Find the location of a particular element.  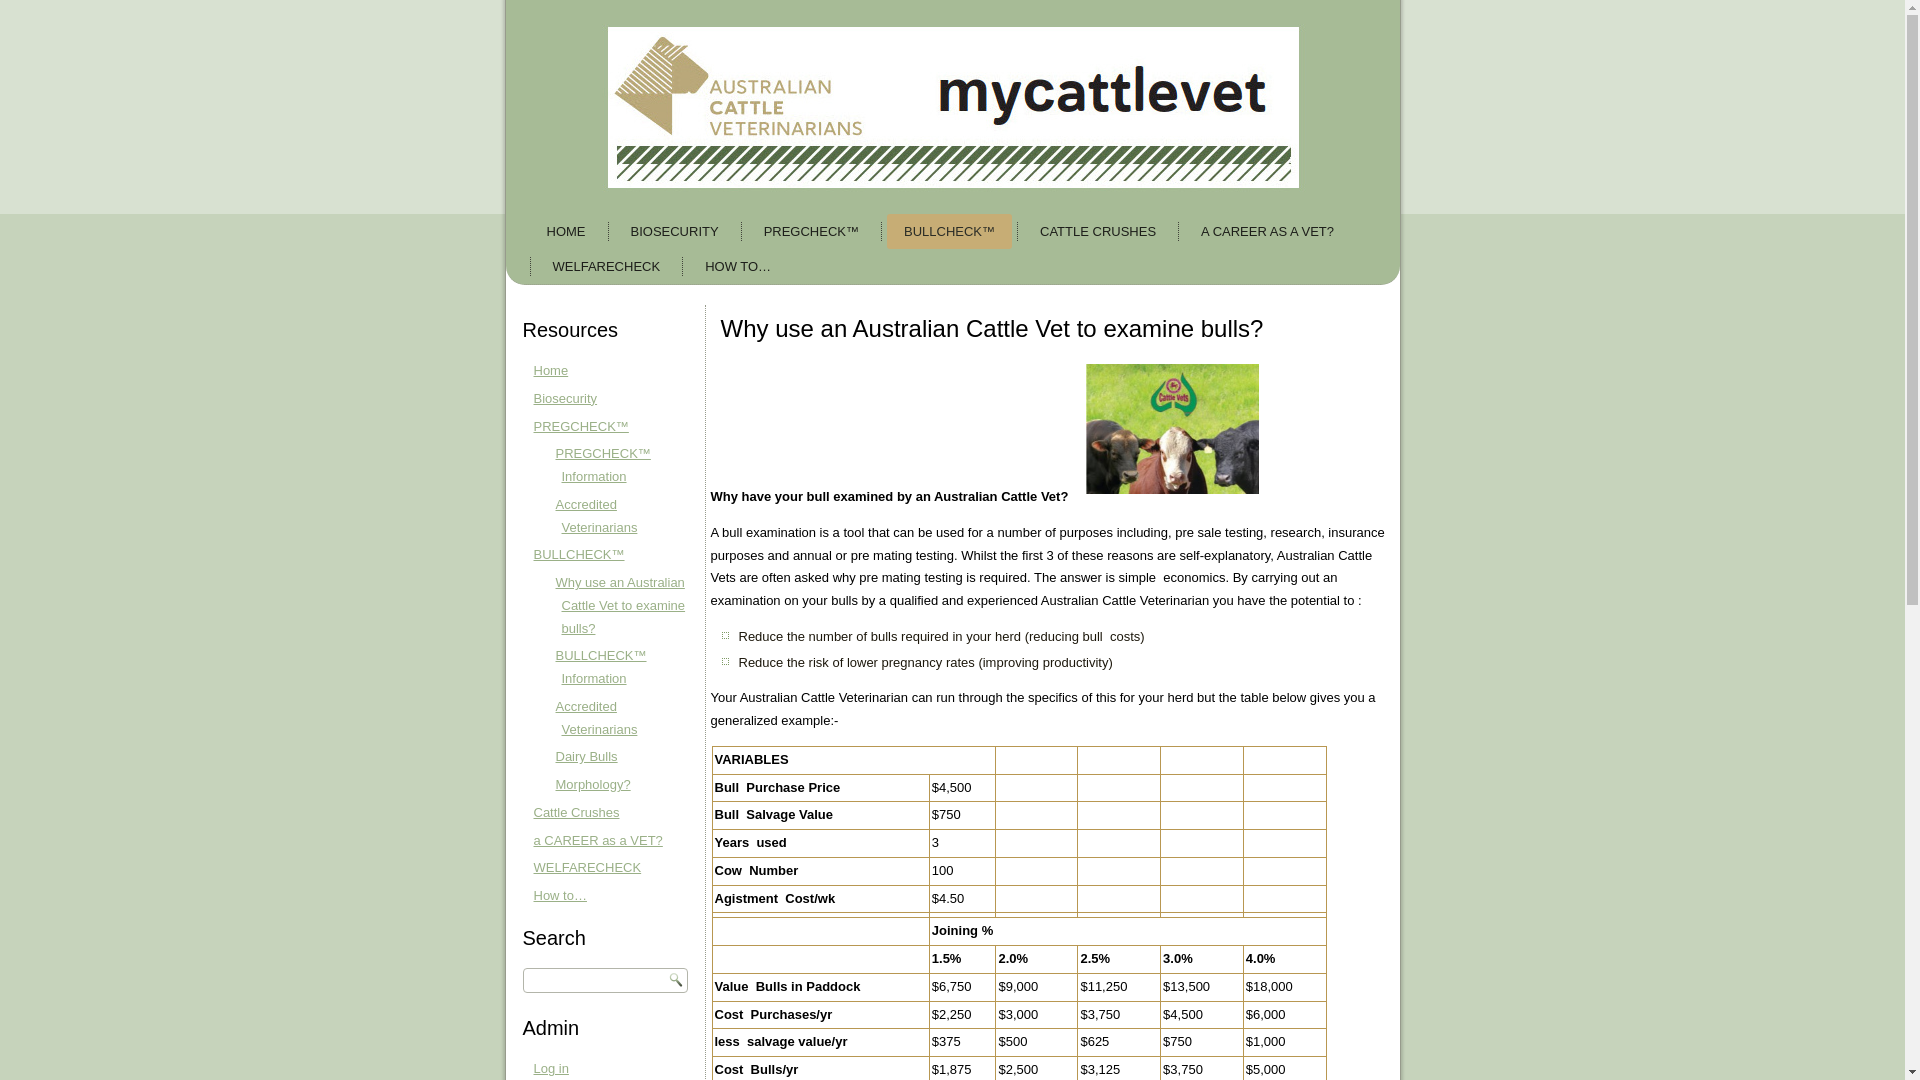

'BIOSECURITY' is located at coordinates (675, 230).